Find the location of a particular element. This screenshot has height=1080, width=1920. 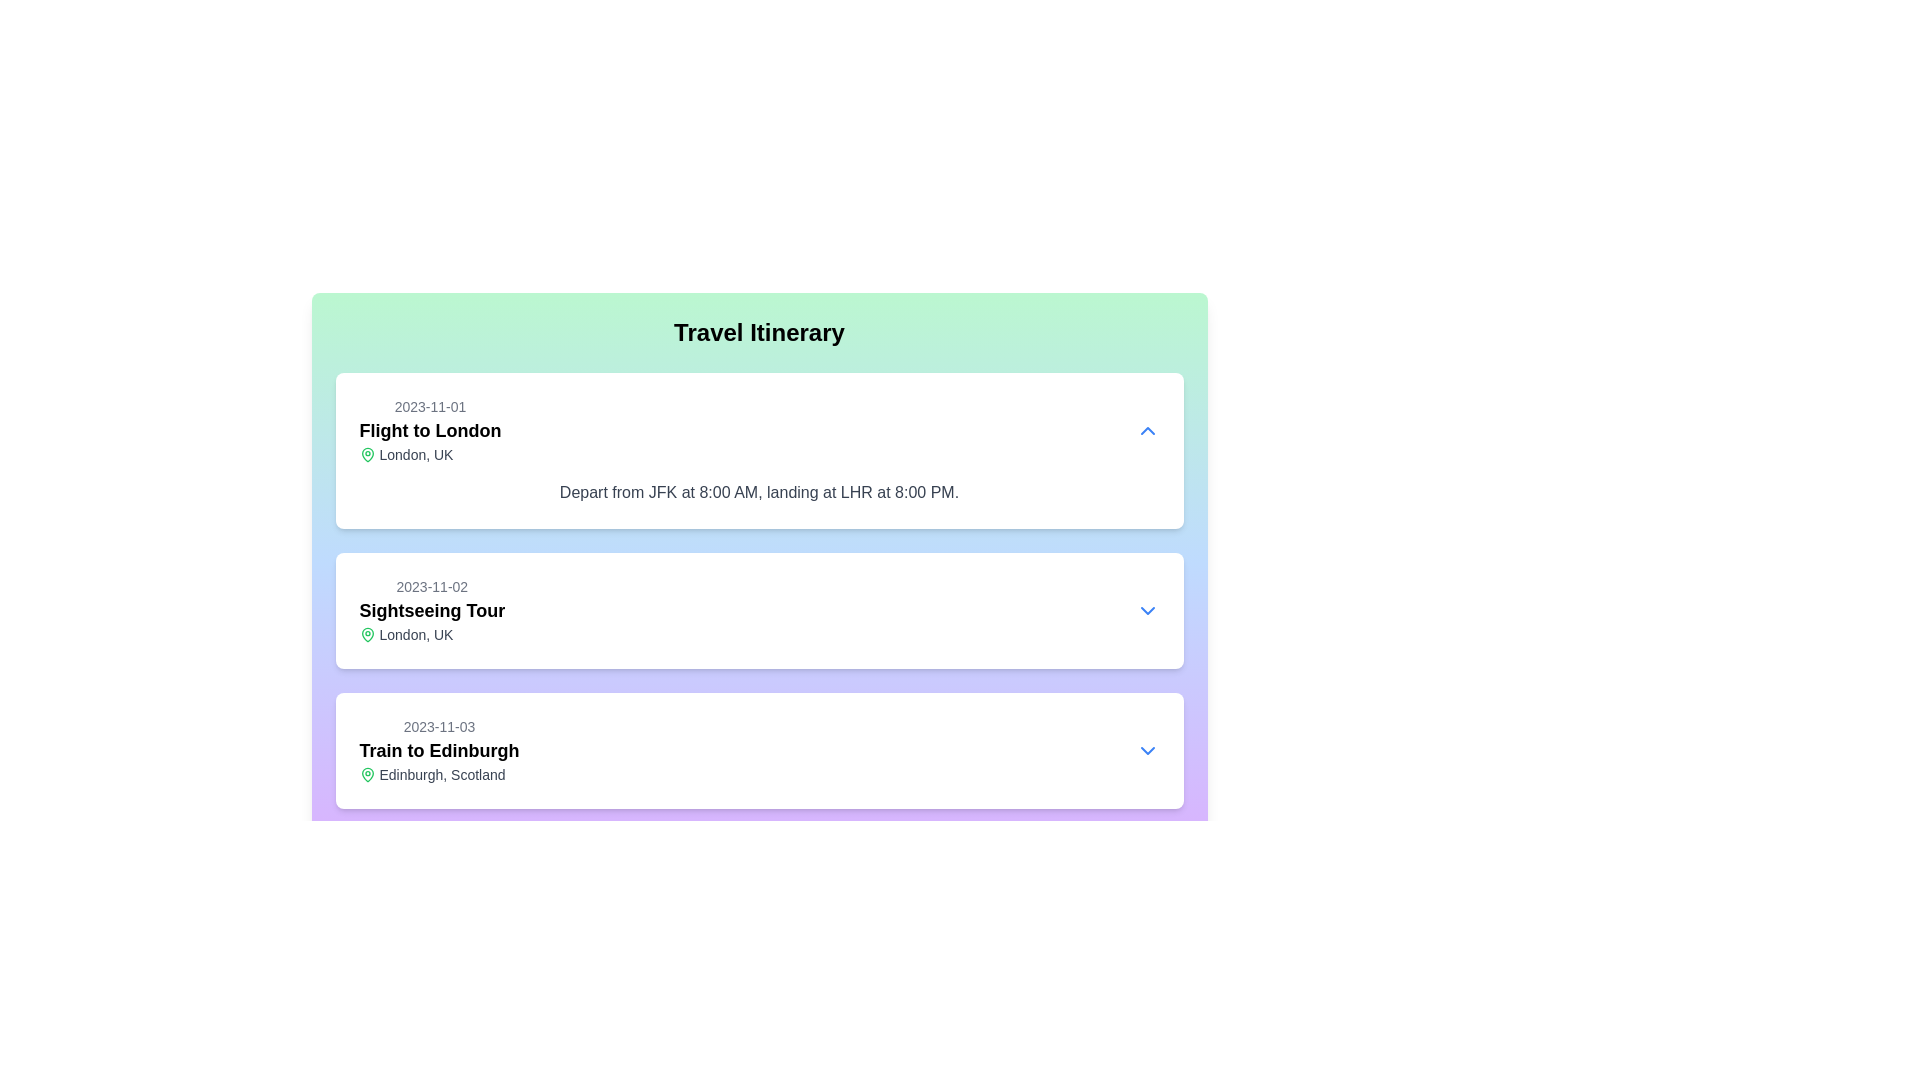

the second item in the vertically stacked itinerary list titled 'Sightseeing Tour' is located at coordinates (431, 609).